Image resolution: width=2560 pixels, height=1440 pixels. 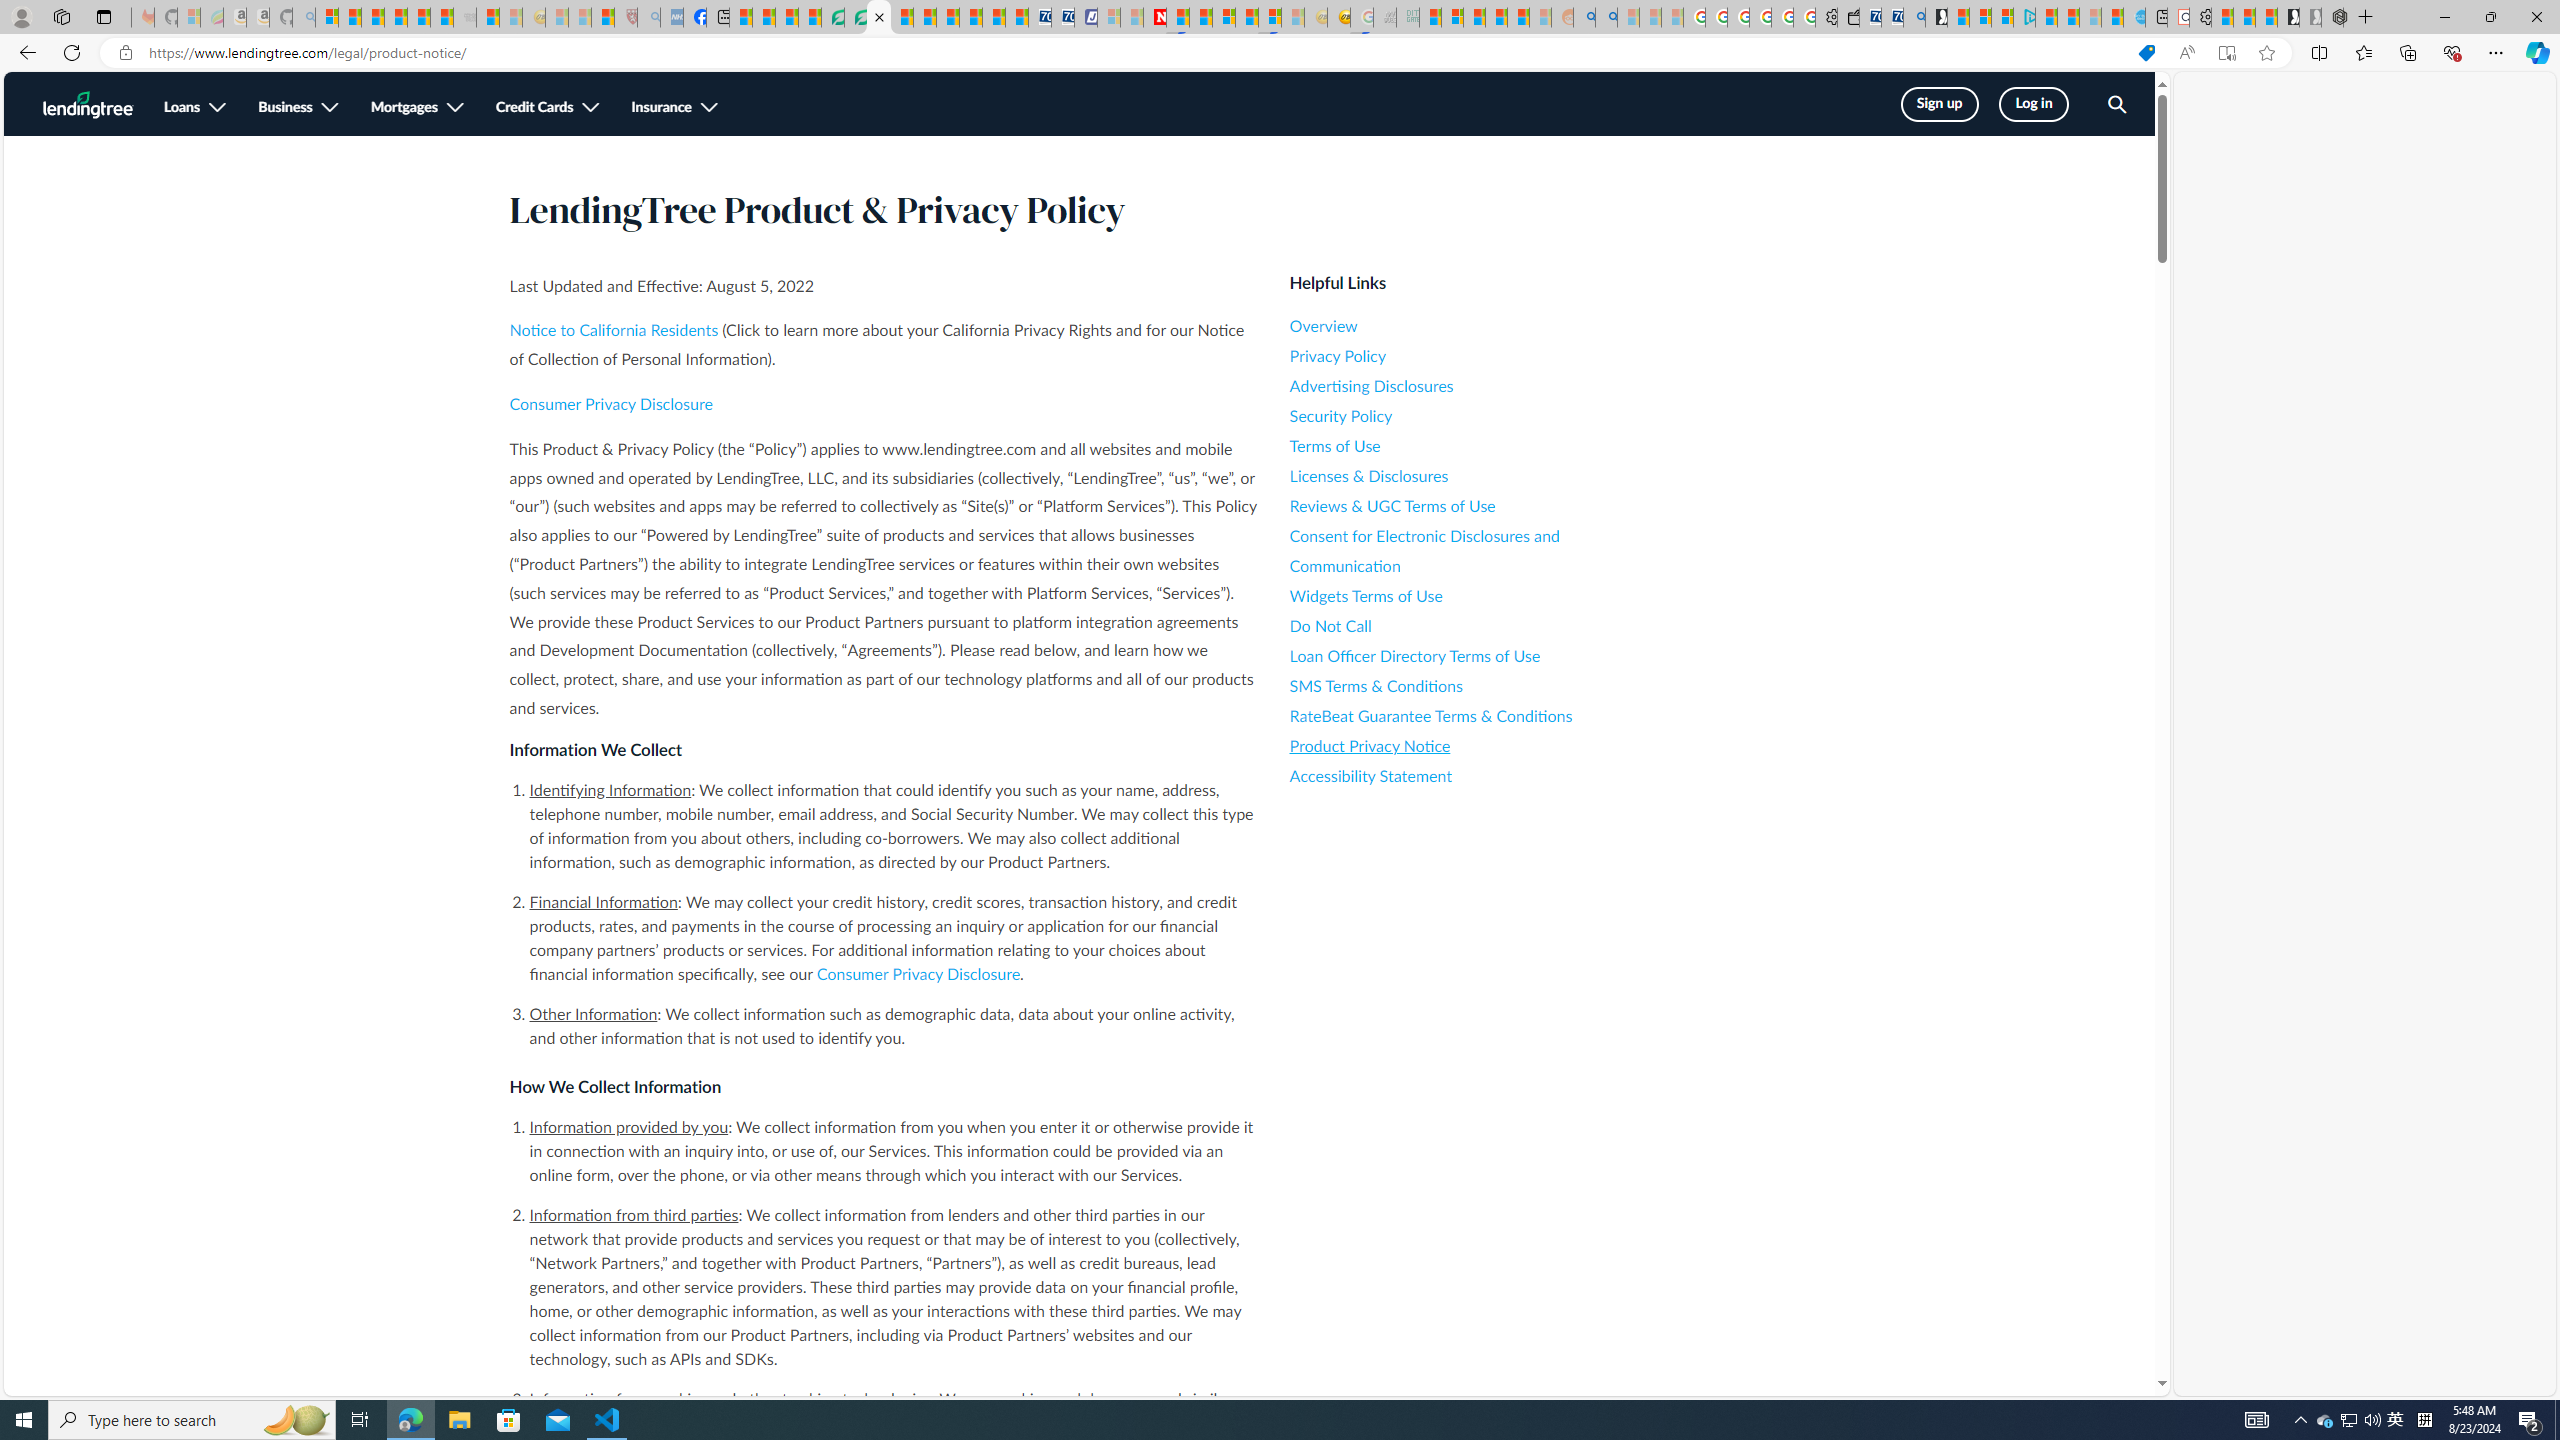 I want to click on 'Widgets Terms of Use', so click(x=1469, y=595).